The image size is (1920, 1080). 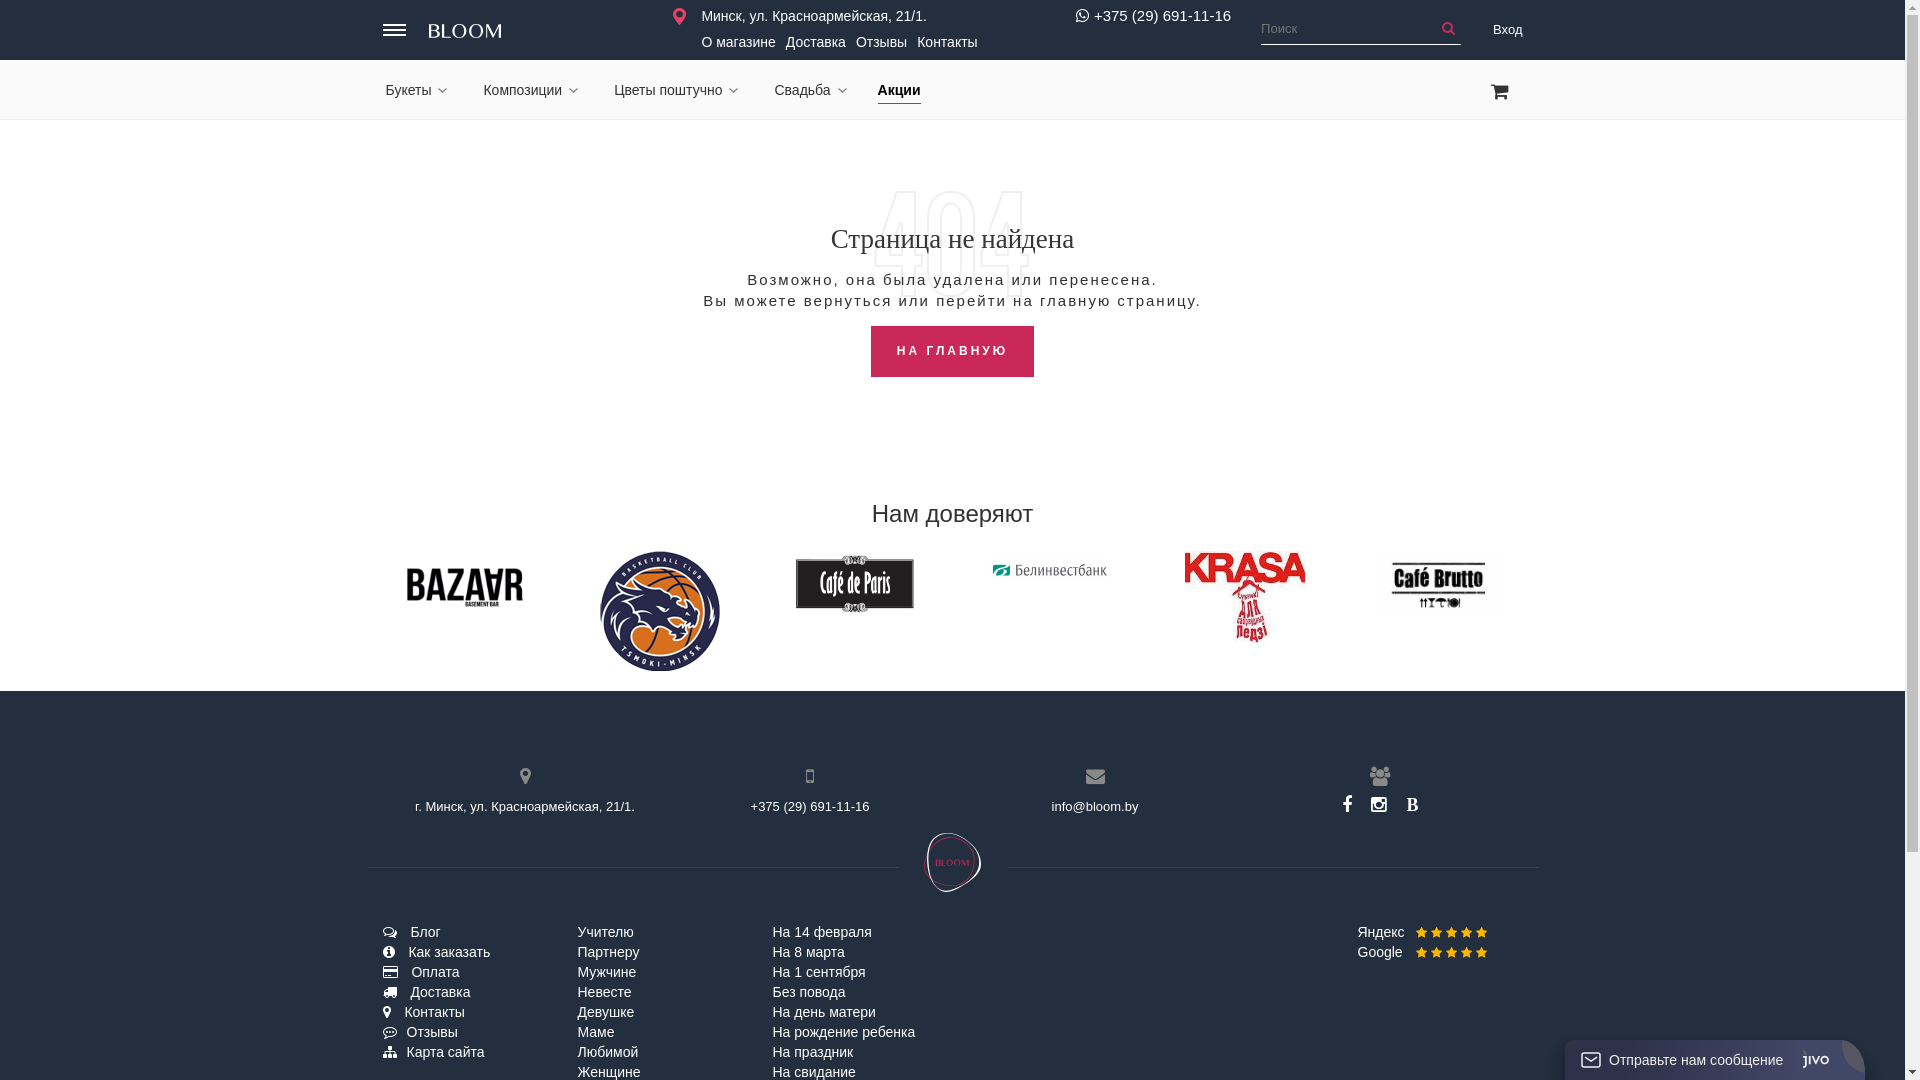 What do you see at coordinates (1421, 951) in the screenshot?
I see `'Google'` at bounding box center [1421, 951].